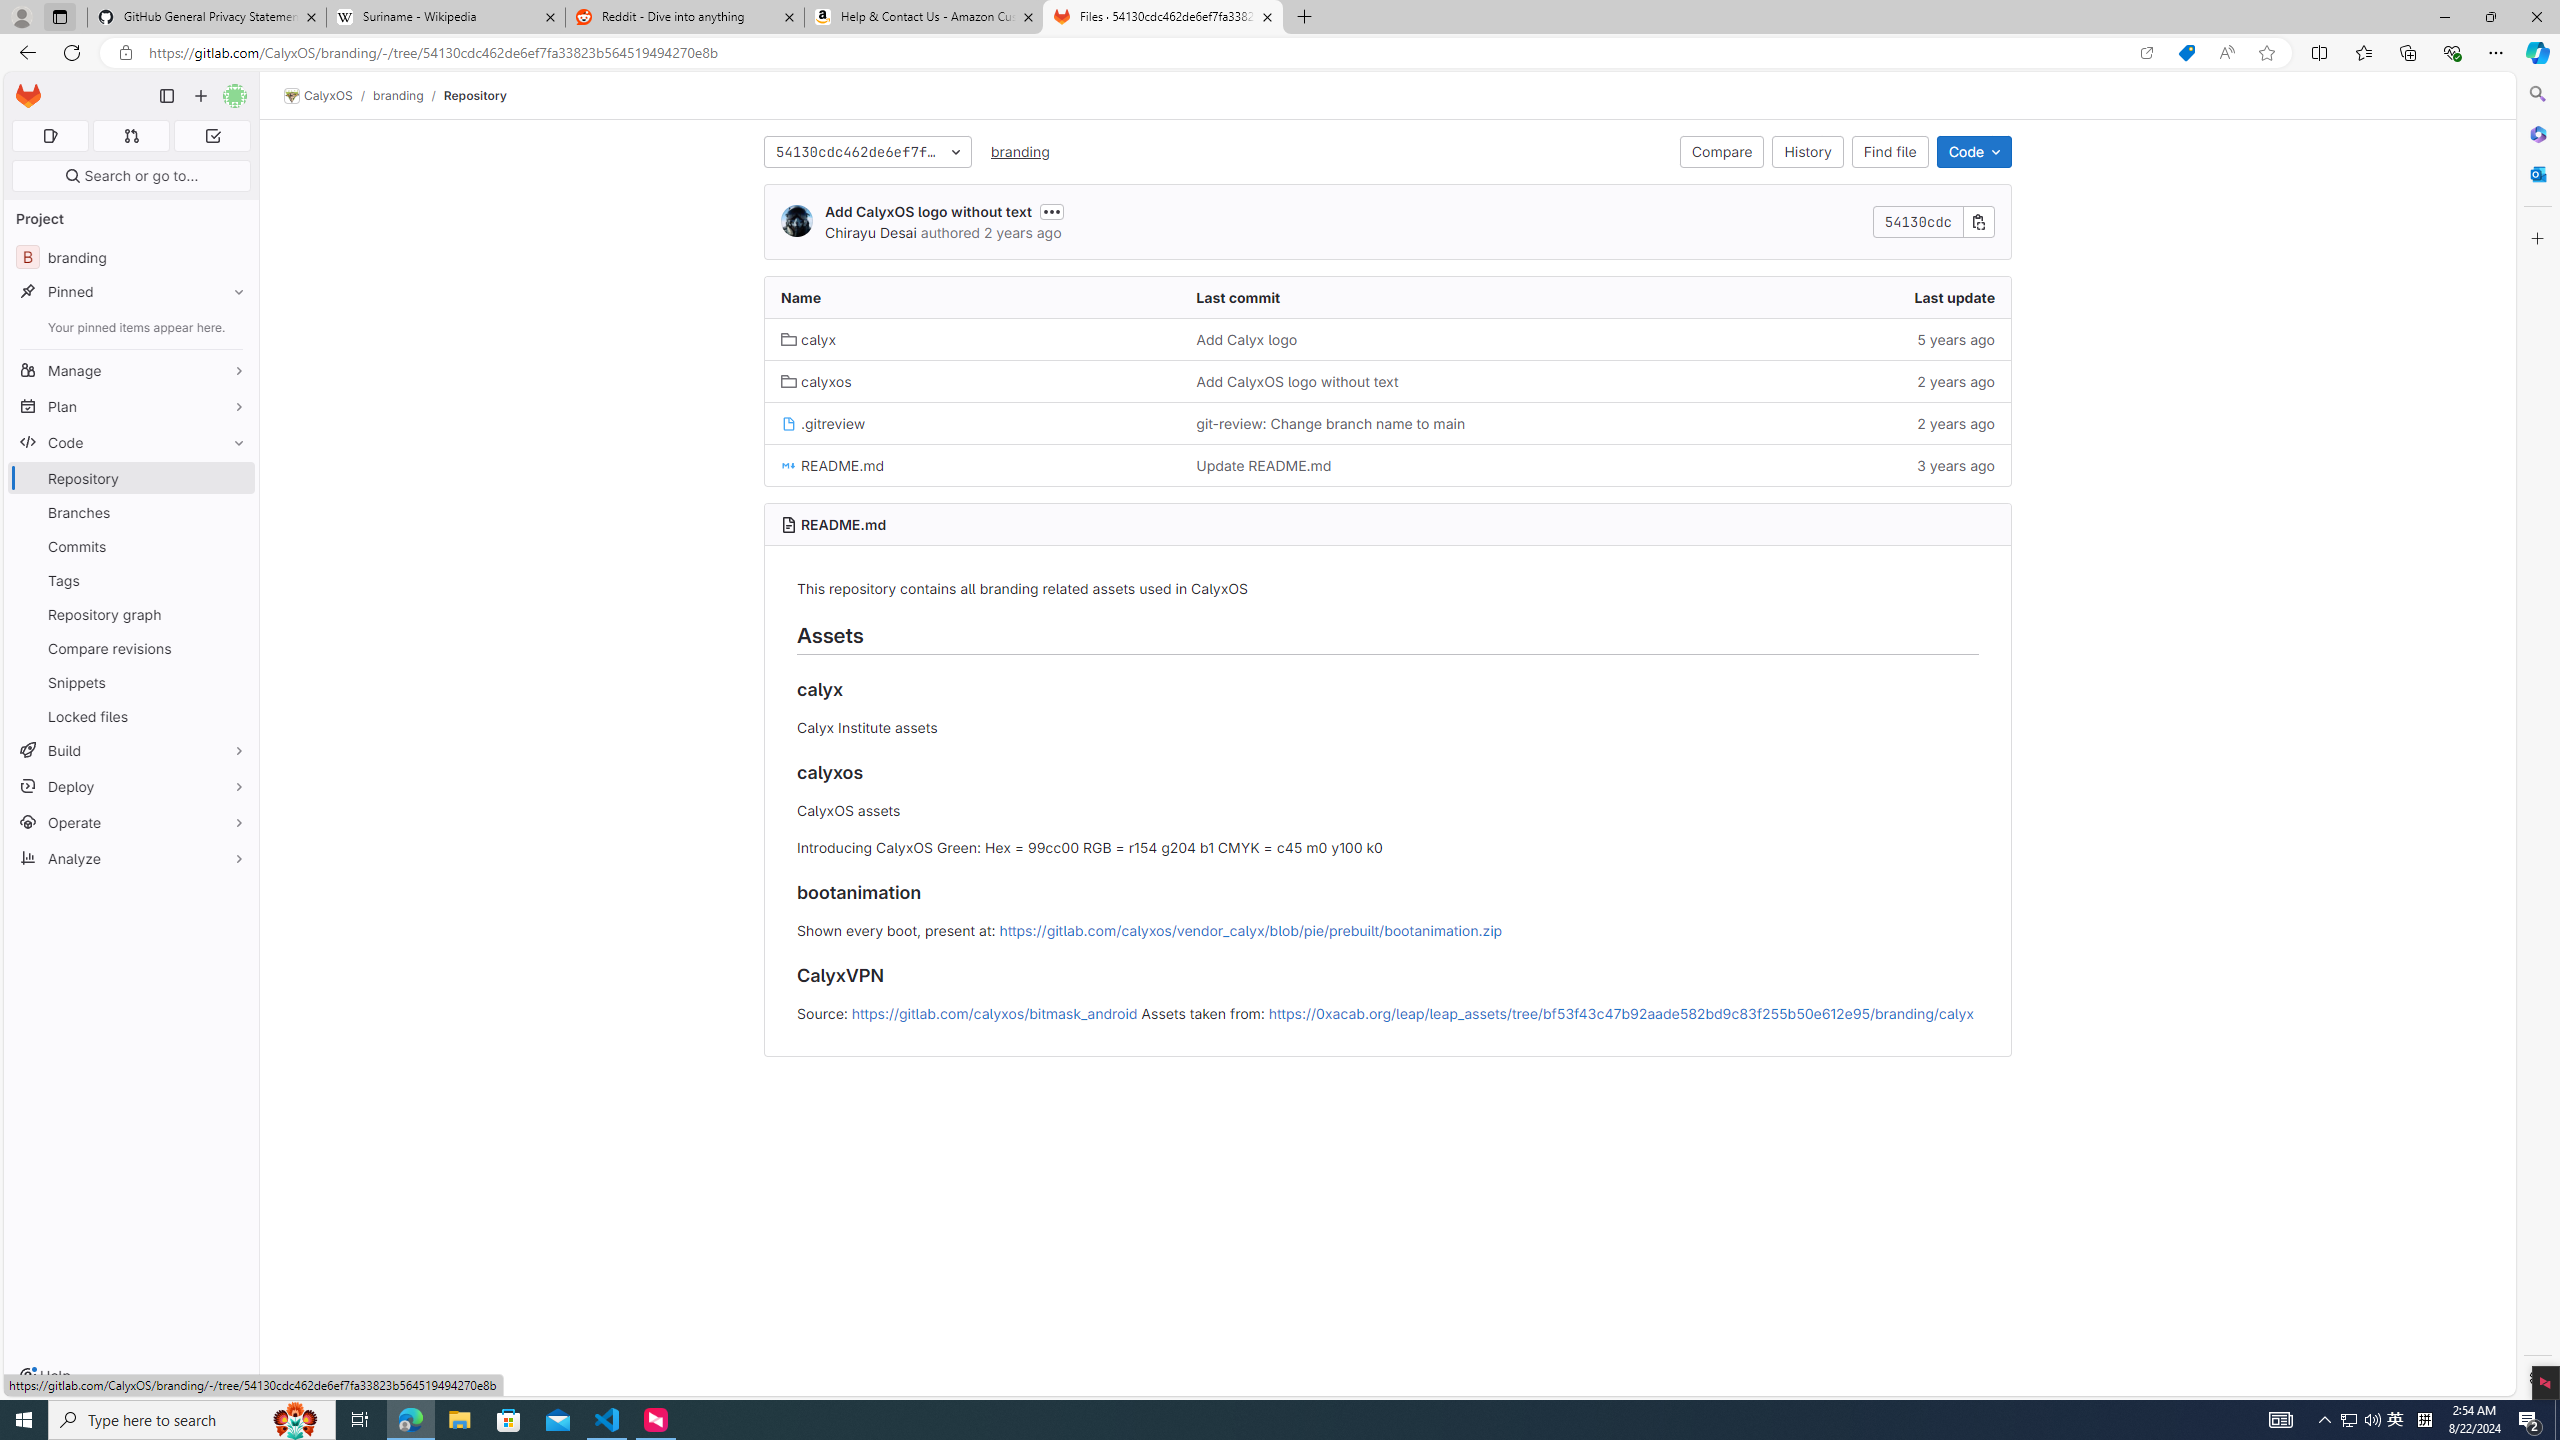  Describe the element at coordinates (2185, 53) in the screenshot. I see `'Shopping in Microsoft Edge'` at that location.